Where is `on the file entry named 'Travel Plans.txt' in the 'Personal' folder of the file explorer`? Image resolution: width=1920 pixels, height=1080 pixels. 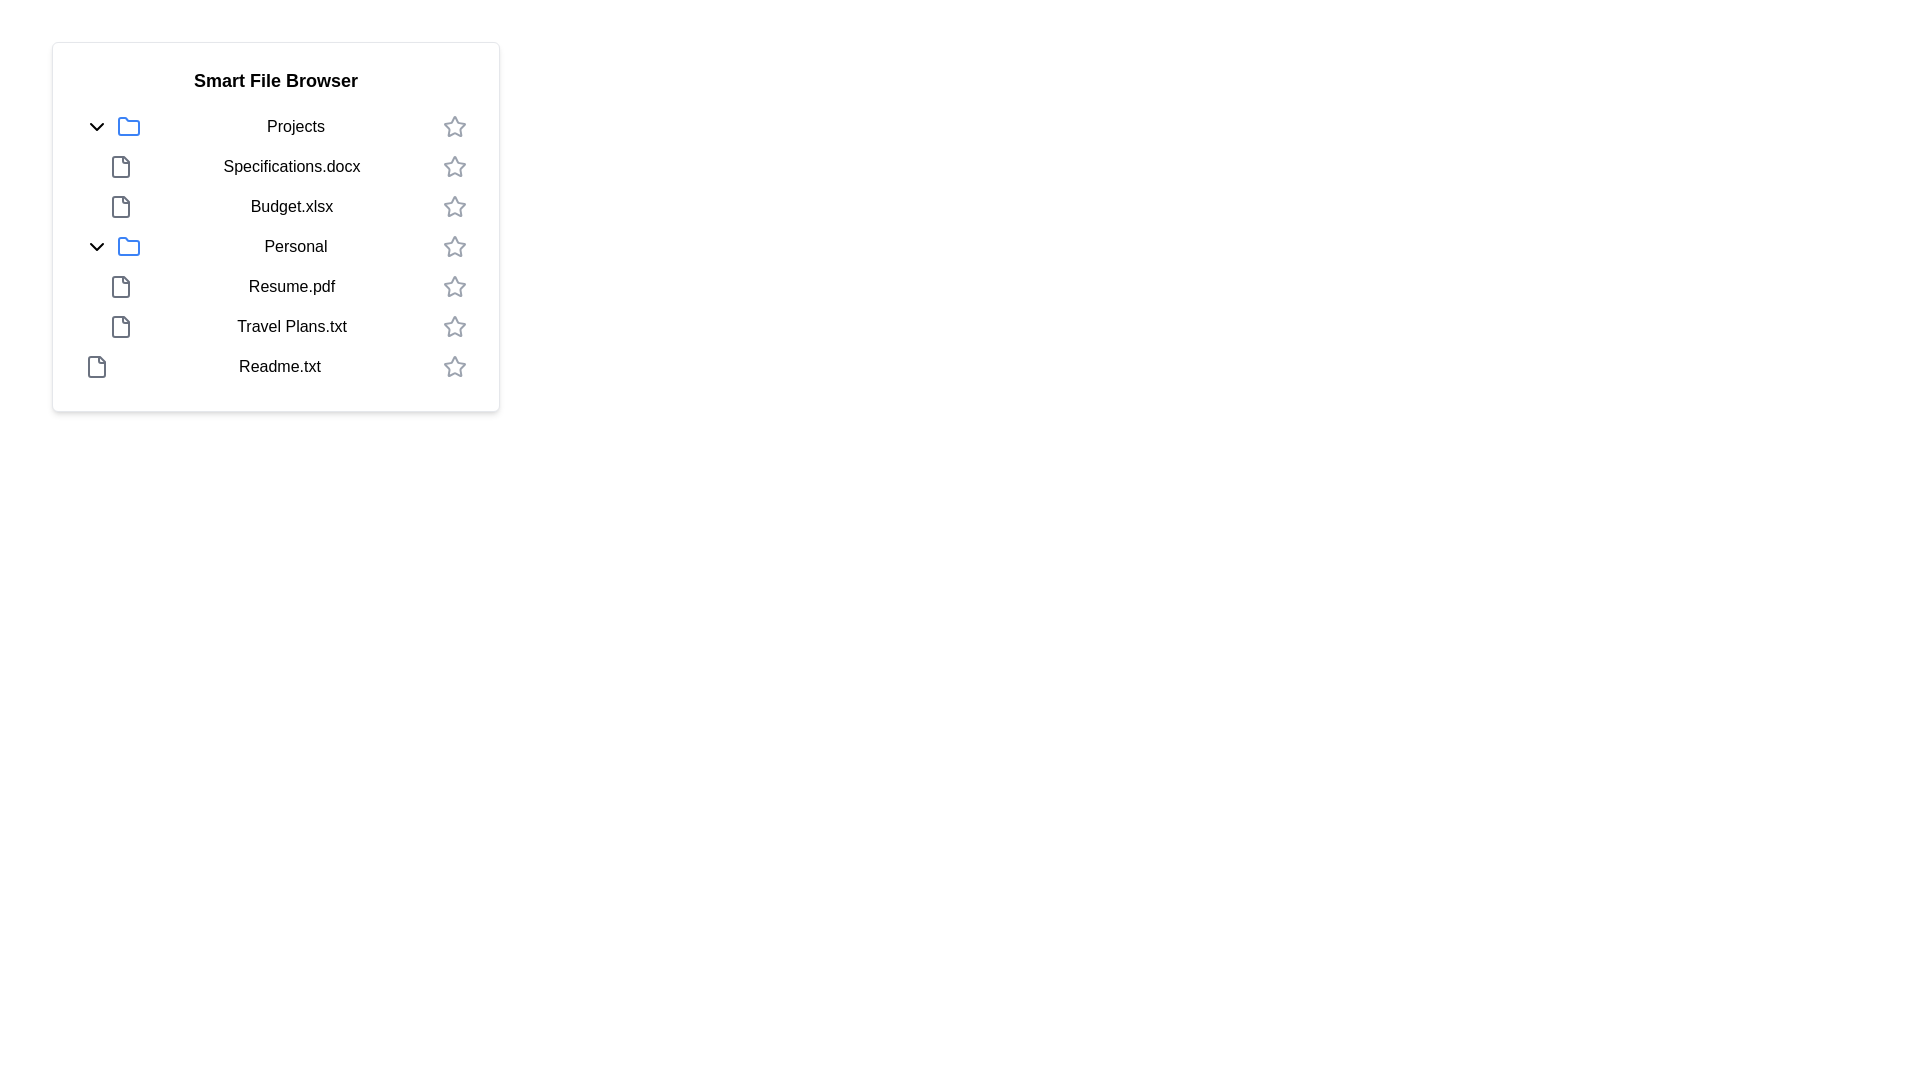 on the file entry named 'Travel Plans.txt' in the 'Personal' folder of the file explorer is located at coordinates (287, 326).